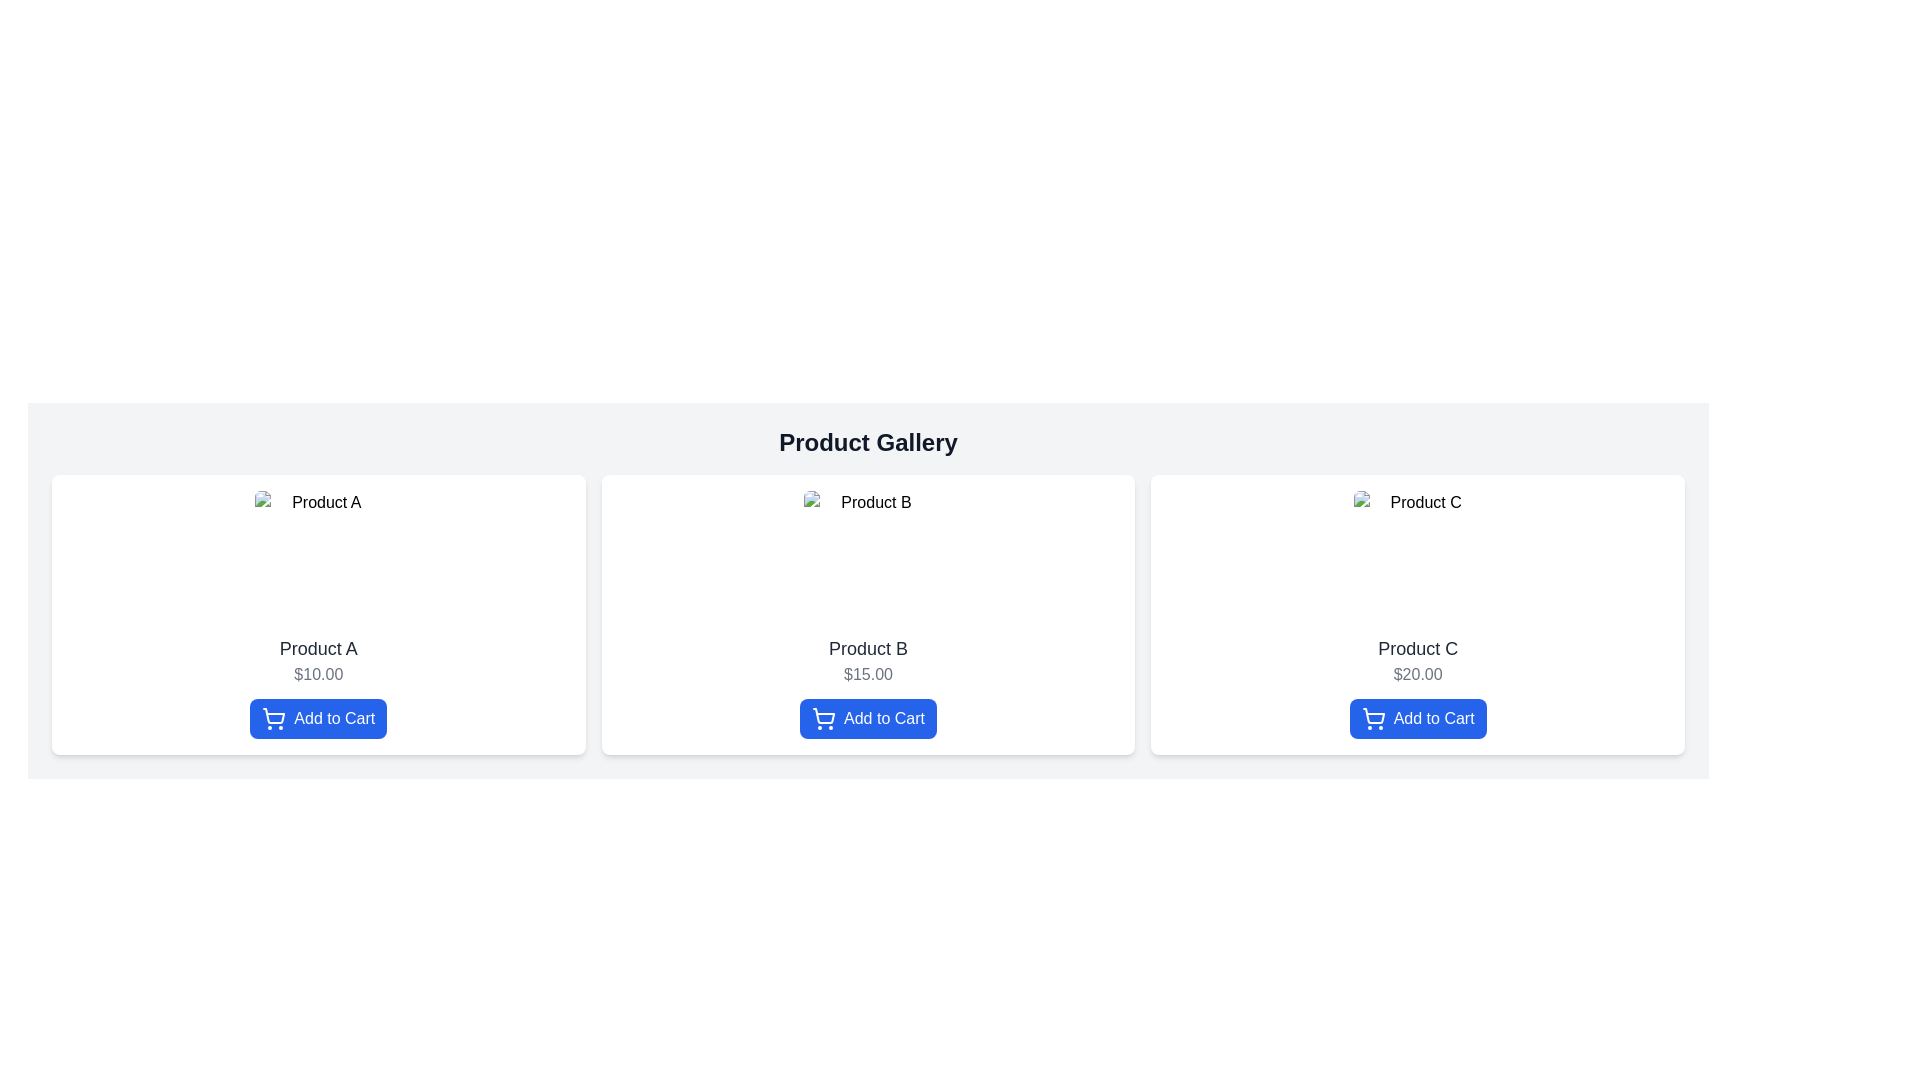  Describe the element at coordinates (868, 648) in the screenshot. I see `the product visually` at that location.